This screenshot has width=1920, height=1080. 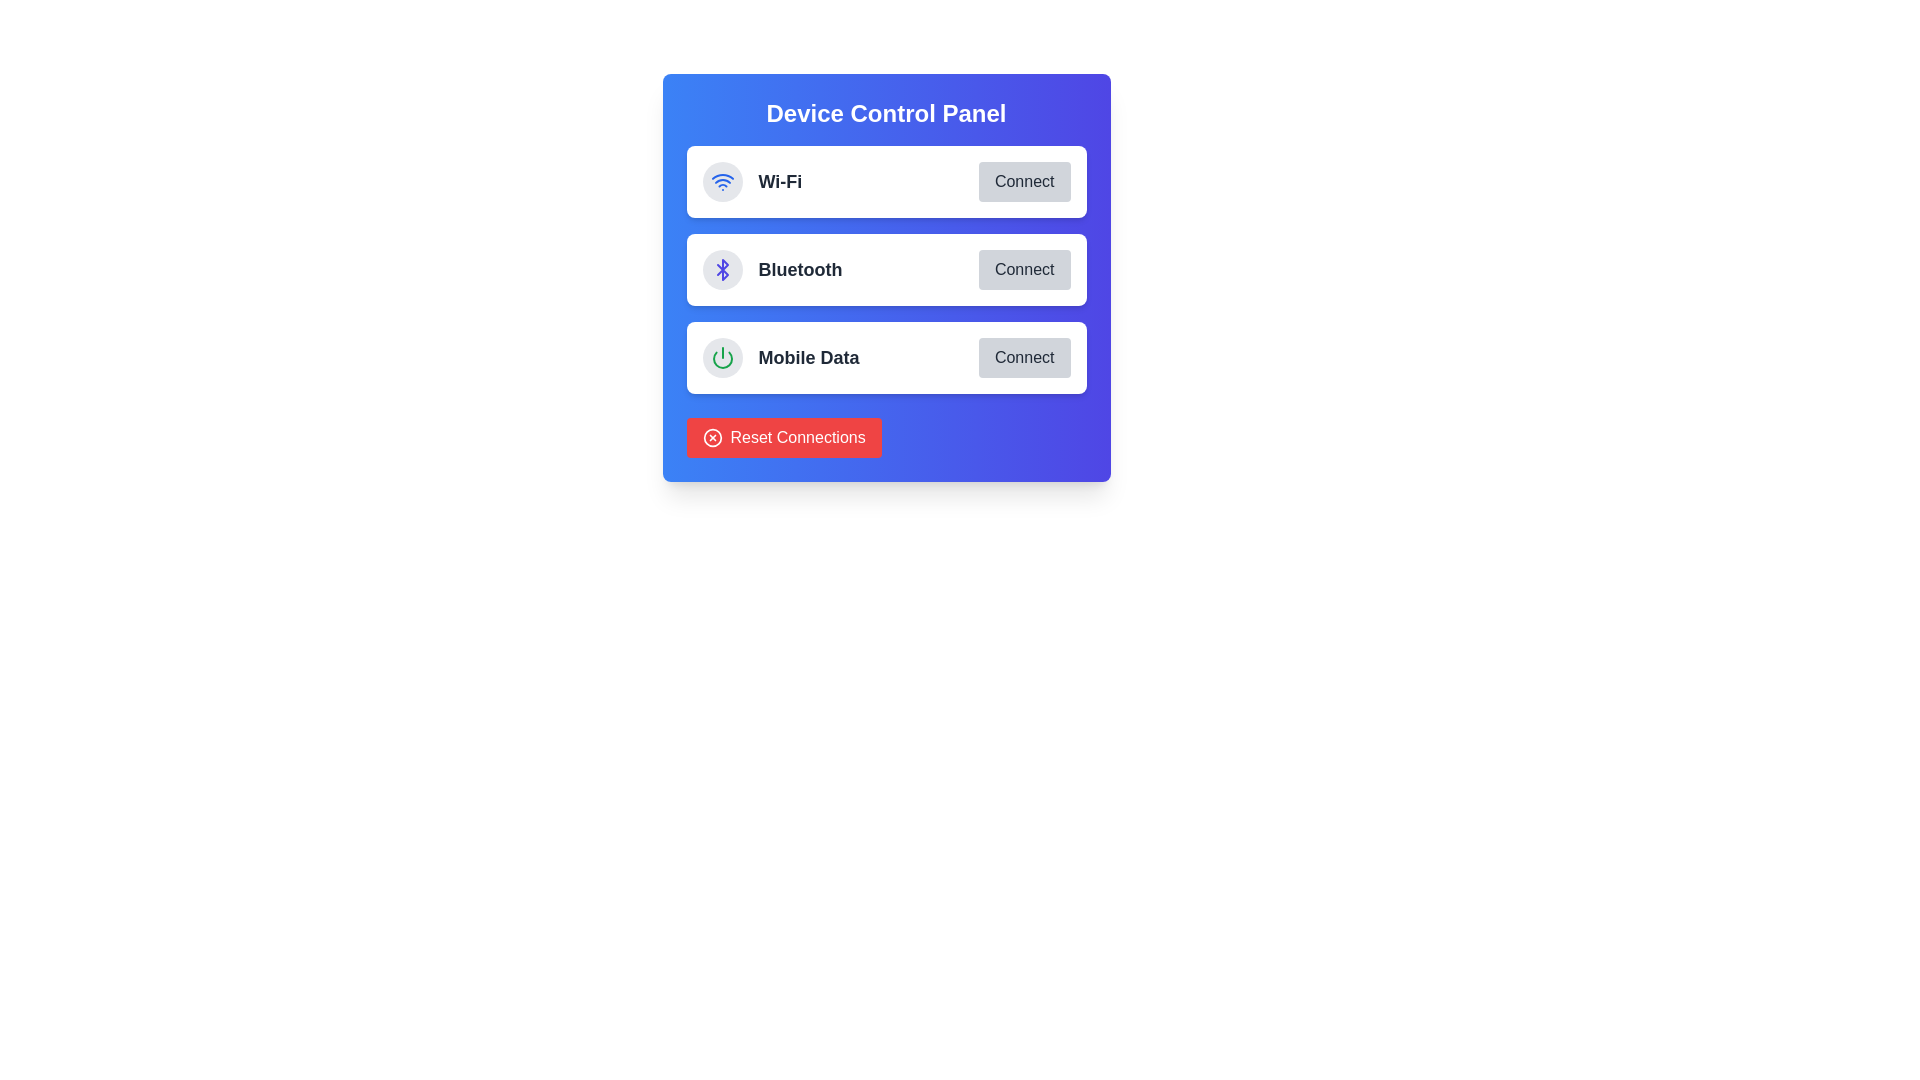 I want to click on the Bluetooth icon, which is the second button from the top in a vertical stack of three options, represented by a rounded rectangular area with a gray background and aligned with the 'Bluetooth' label, so click(x=721, y=270).